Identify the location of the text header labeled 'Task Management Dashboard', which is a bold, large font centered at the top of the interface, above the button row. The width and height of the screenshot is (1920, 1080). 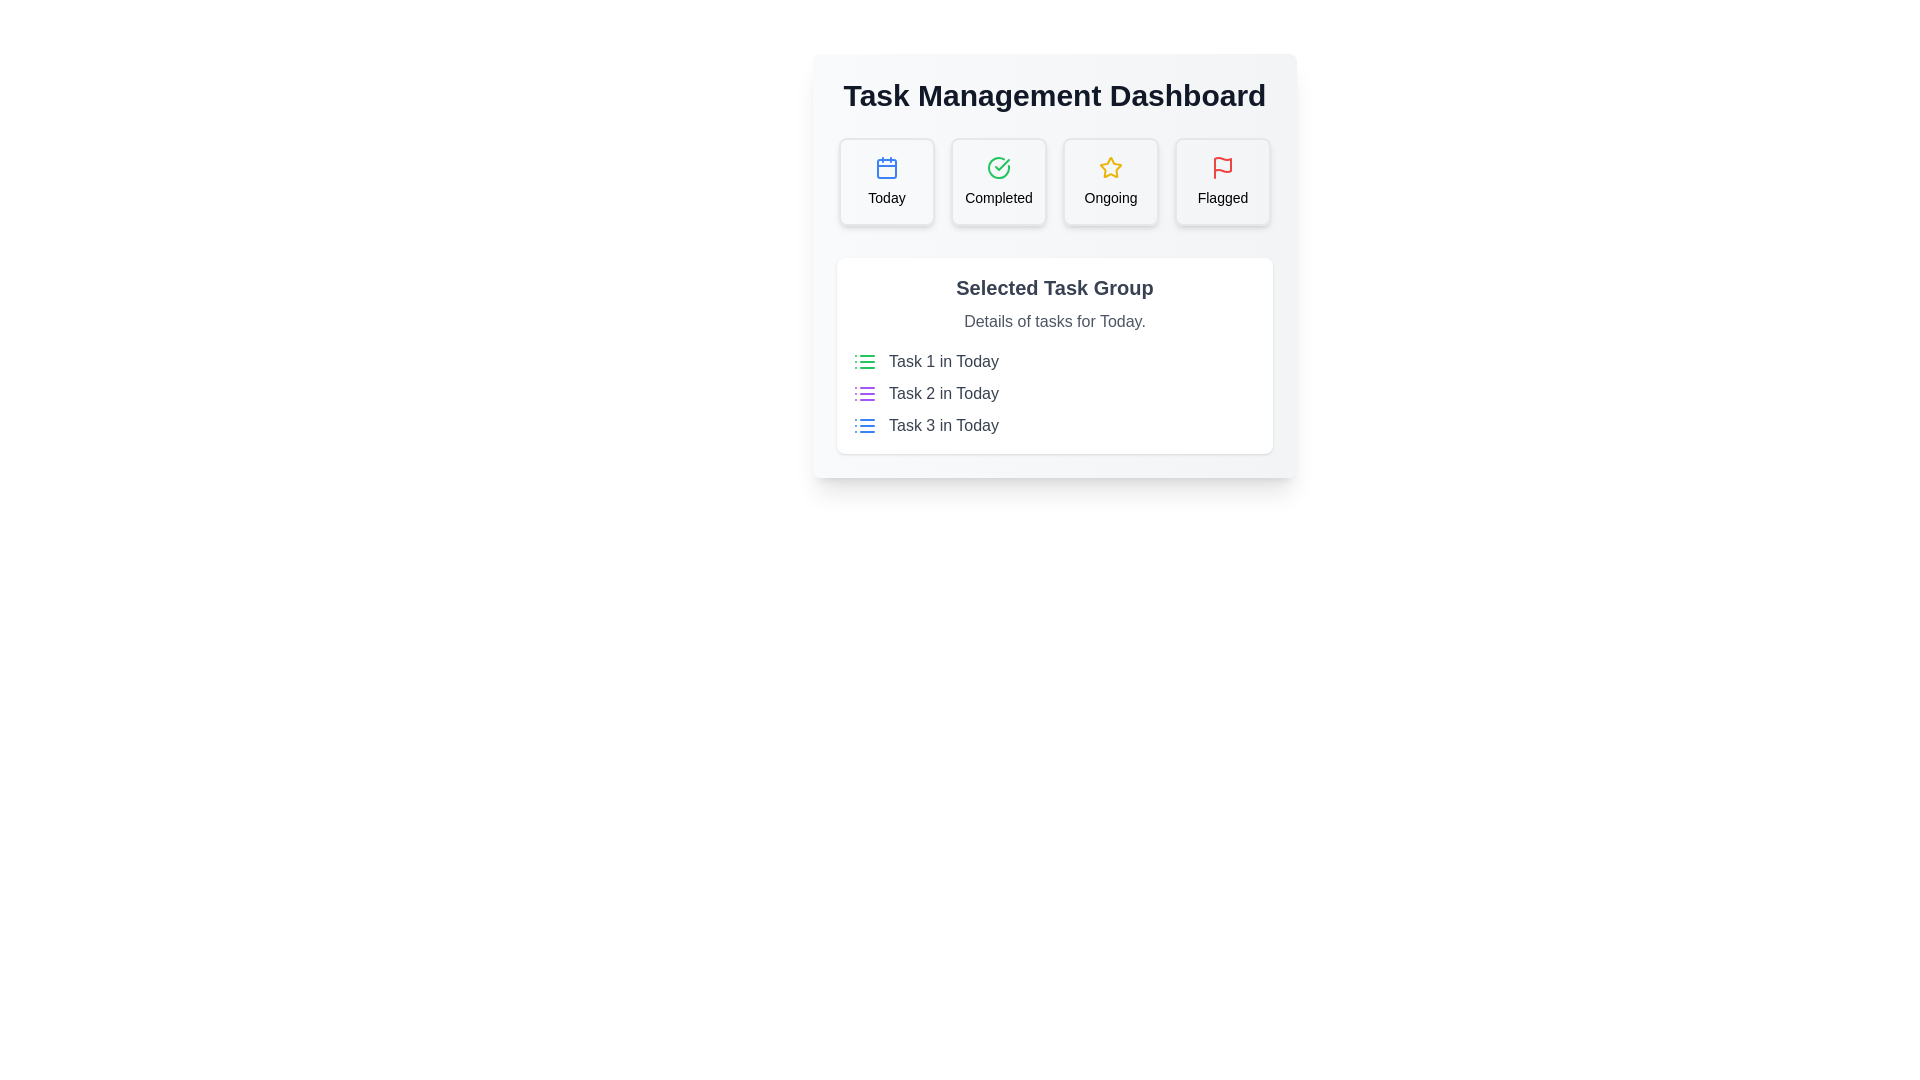
(1054, 96).